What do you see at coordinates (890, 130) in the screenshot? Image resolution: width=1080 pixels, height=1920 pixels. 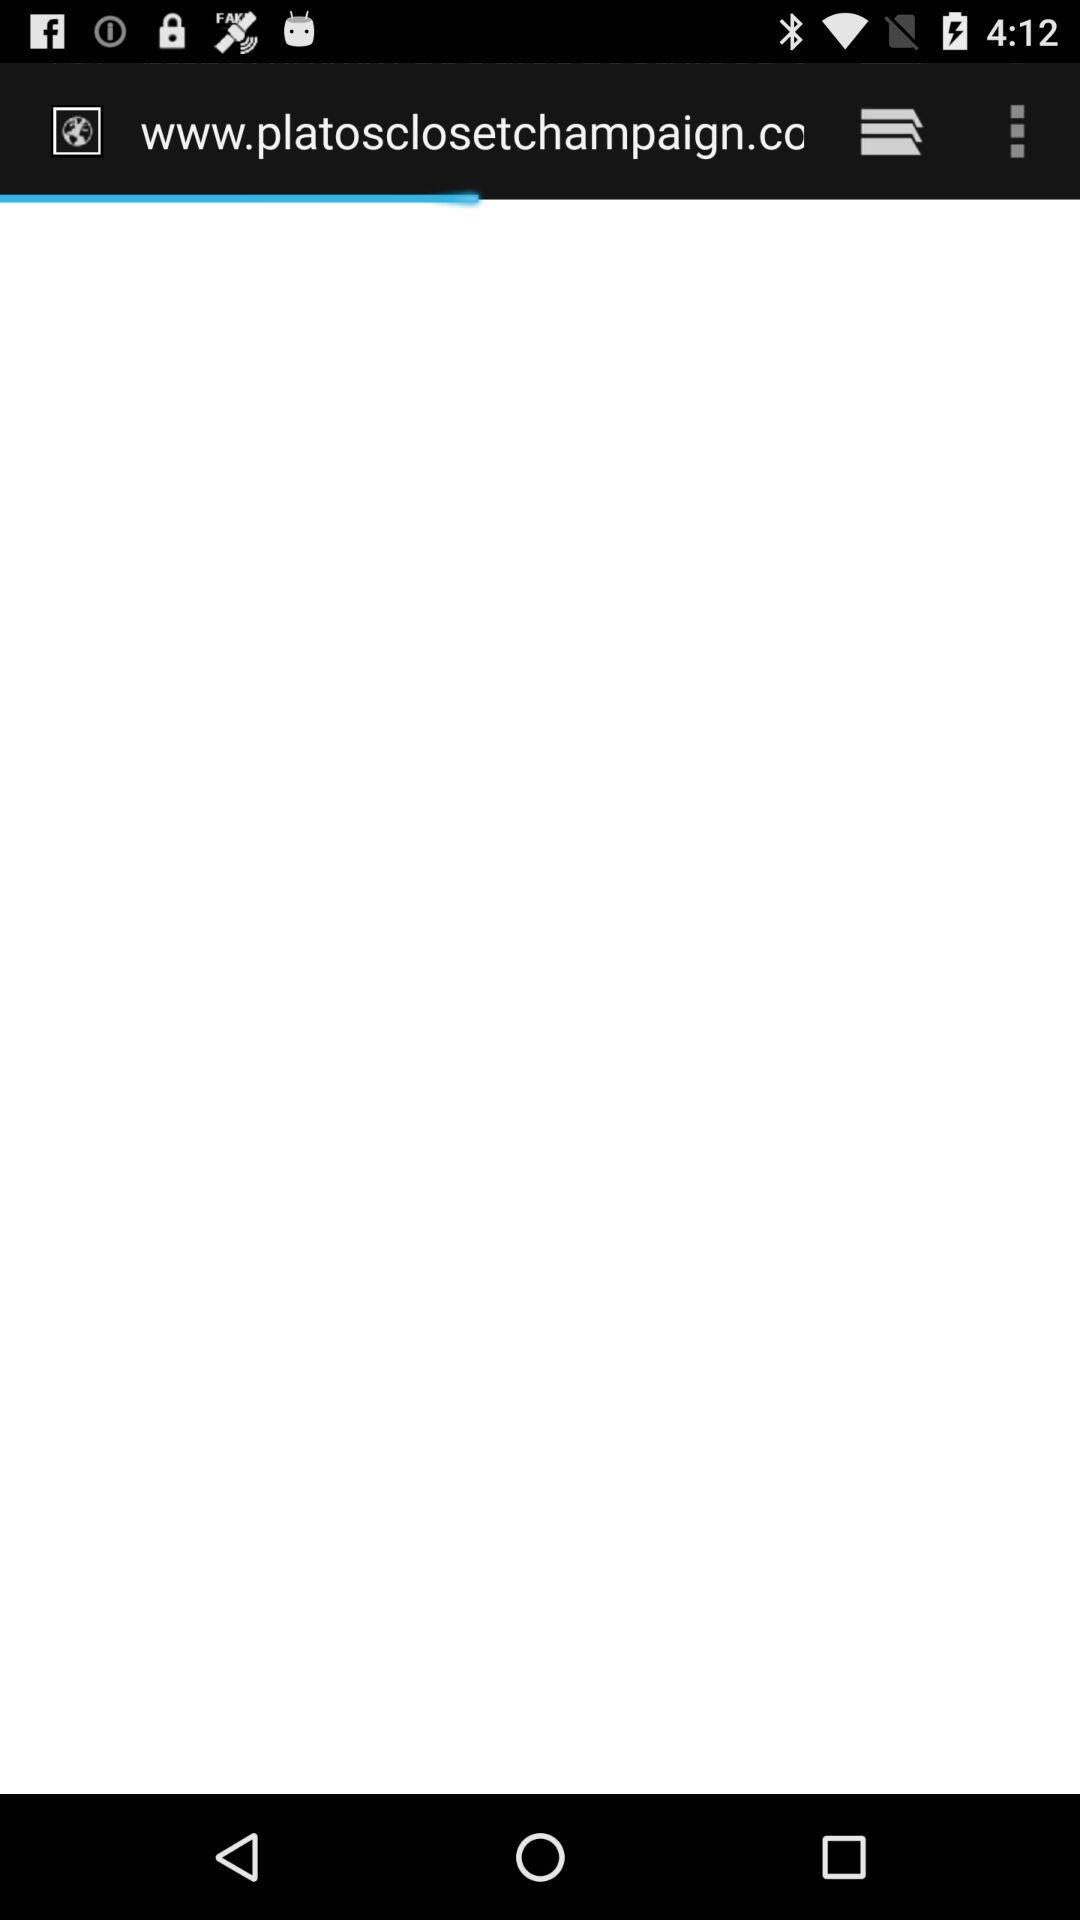 I see `the icon to the right of the www.platosclosetchampaign.com item` at bounding box center [890, 130].